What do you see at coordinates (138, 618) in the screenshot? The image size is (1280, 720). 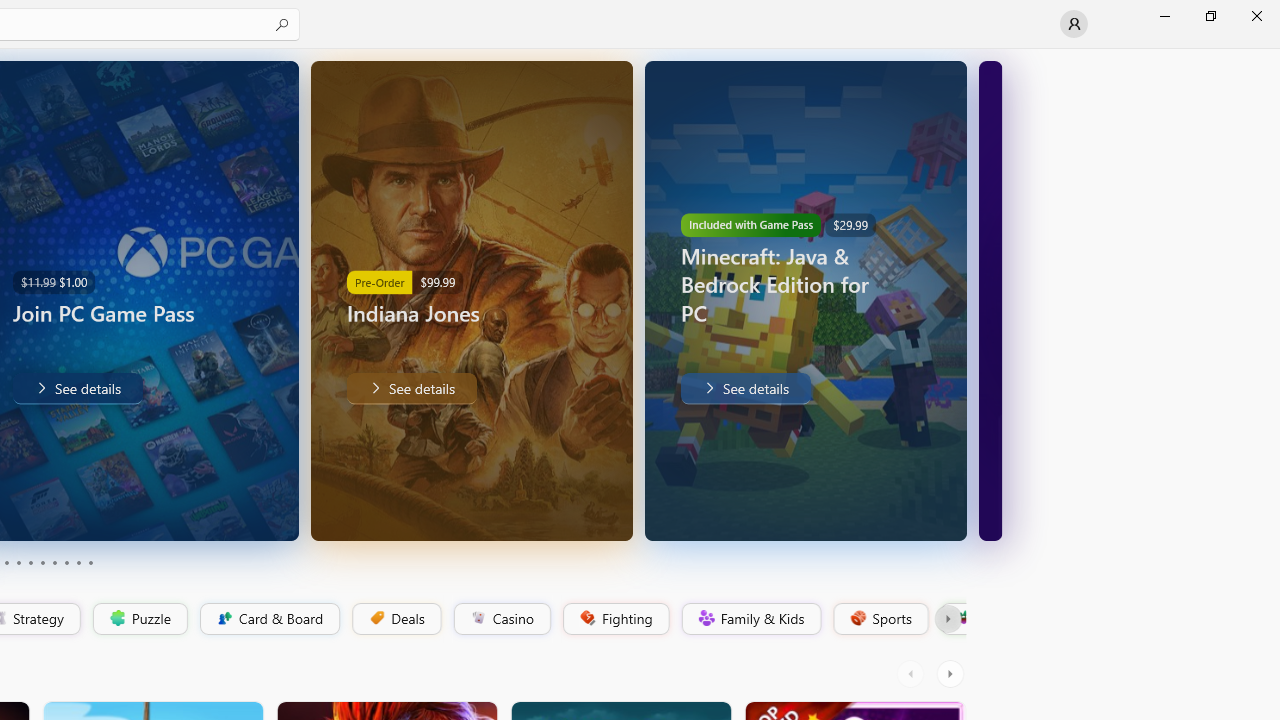 I see `'Puzzle'` at bounding box center [138, 618].